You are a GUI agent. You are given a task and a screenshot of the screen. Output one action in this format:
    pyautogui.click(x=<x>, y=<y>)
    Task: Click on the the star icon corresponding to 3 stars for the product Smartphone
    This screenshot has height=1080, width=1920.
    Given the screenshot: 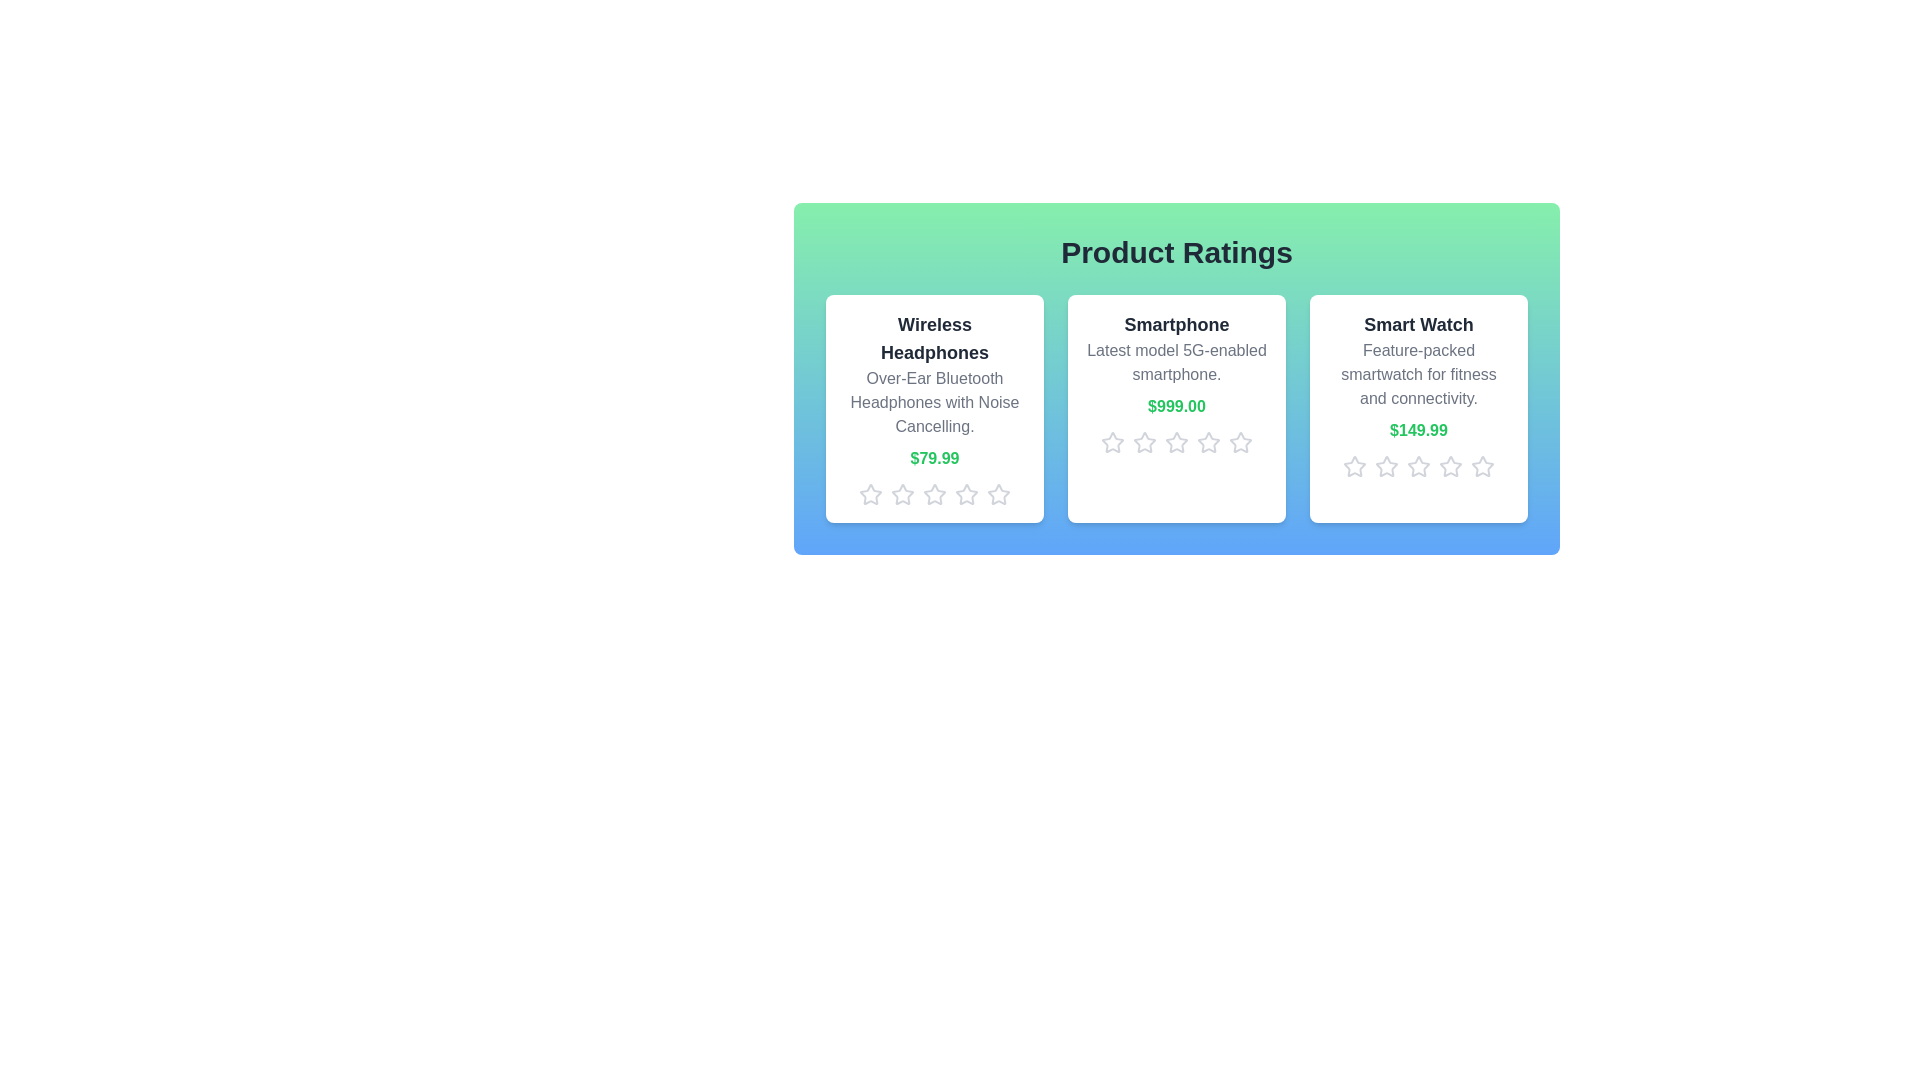 What is the action you would take?
    pyautogui.click(x=1176, y=442)
    